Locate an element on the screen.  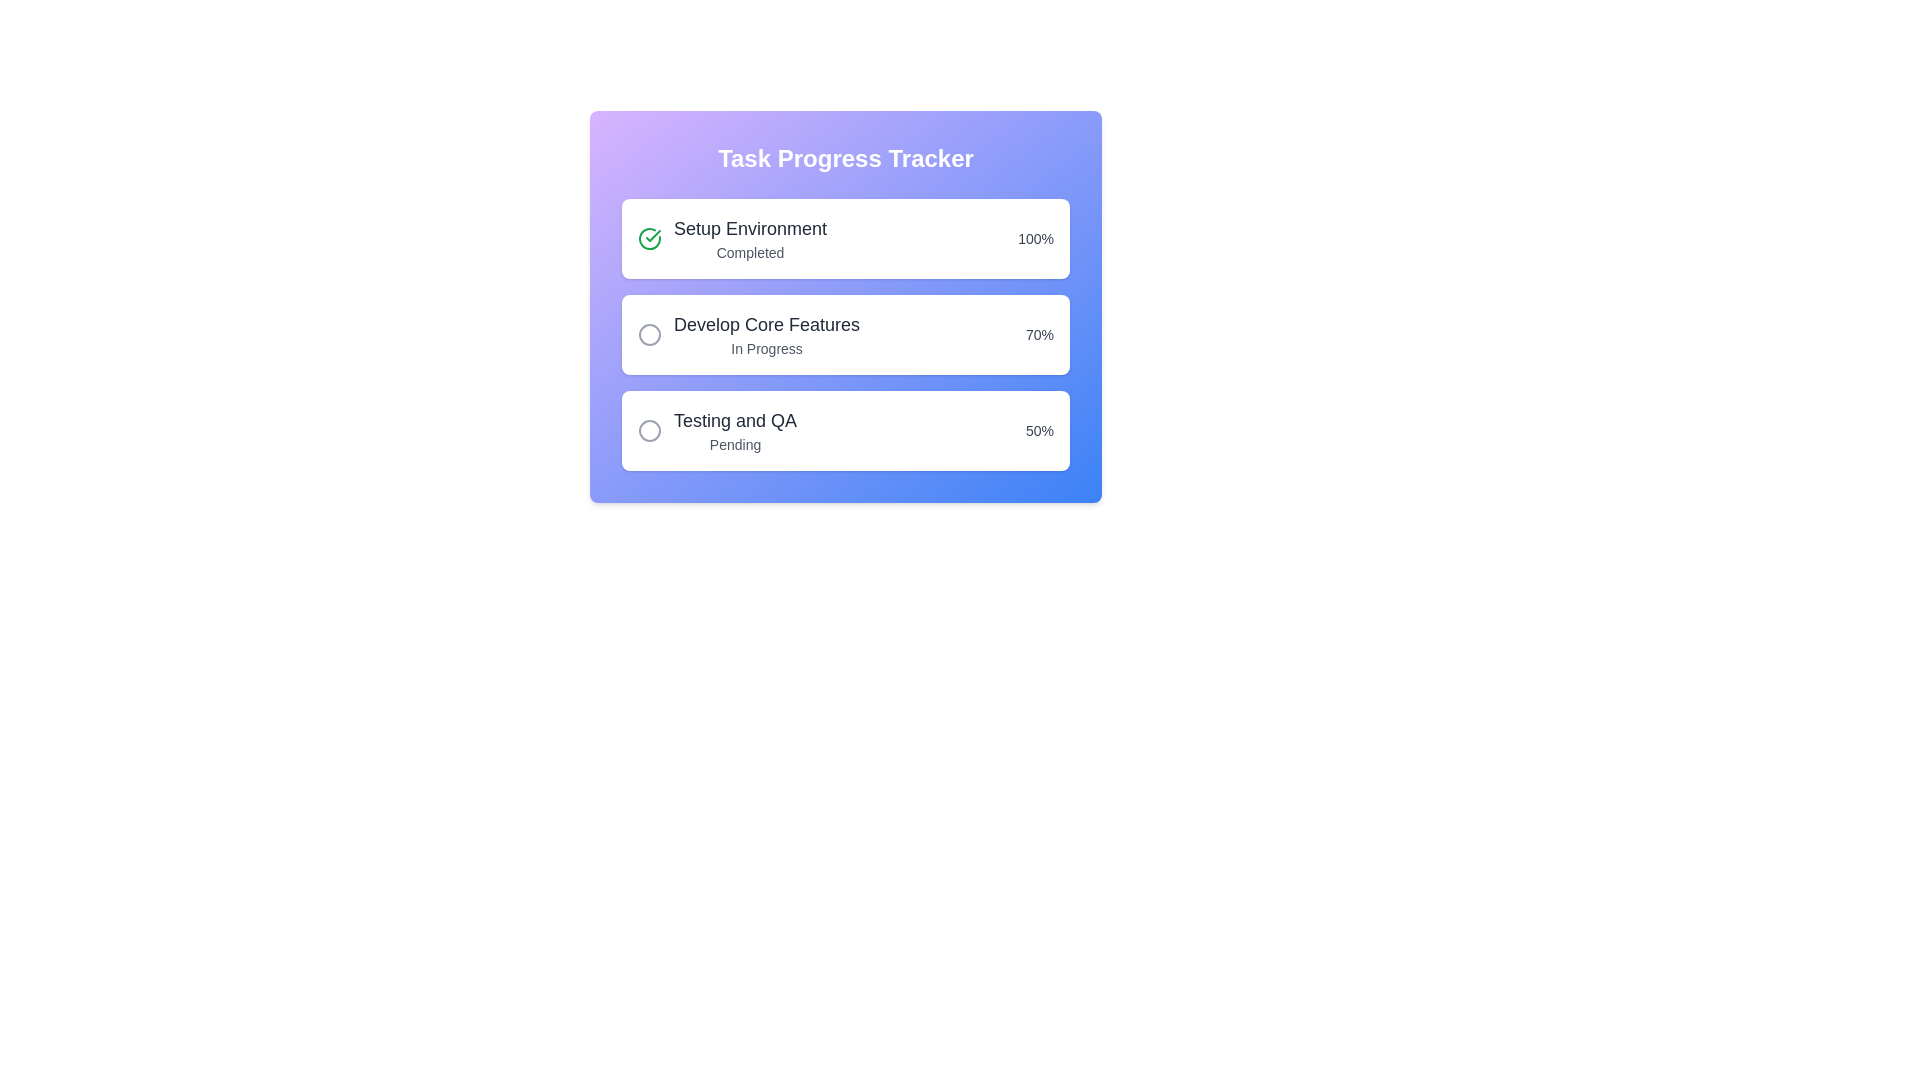
the static text component labeled 'Setup Environment' that indicates its completion status as 'Completed', located in the first row of the 'Task Progress Tracker' card is located at coordinates (749, 238).